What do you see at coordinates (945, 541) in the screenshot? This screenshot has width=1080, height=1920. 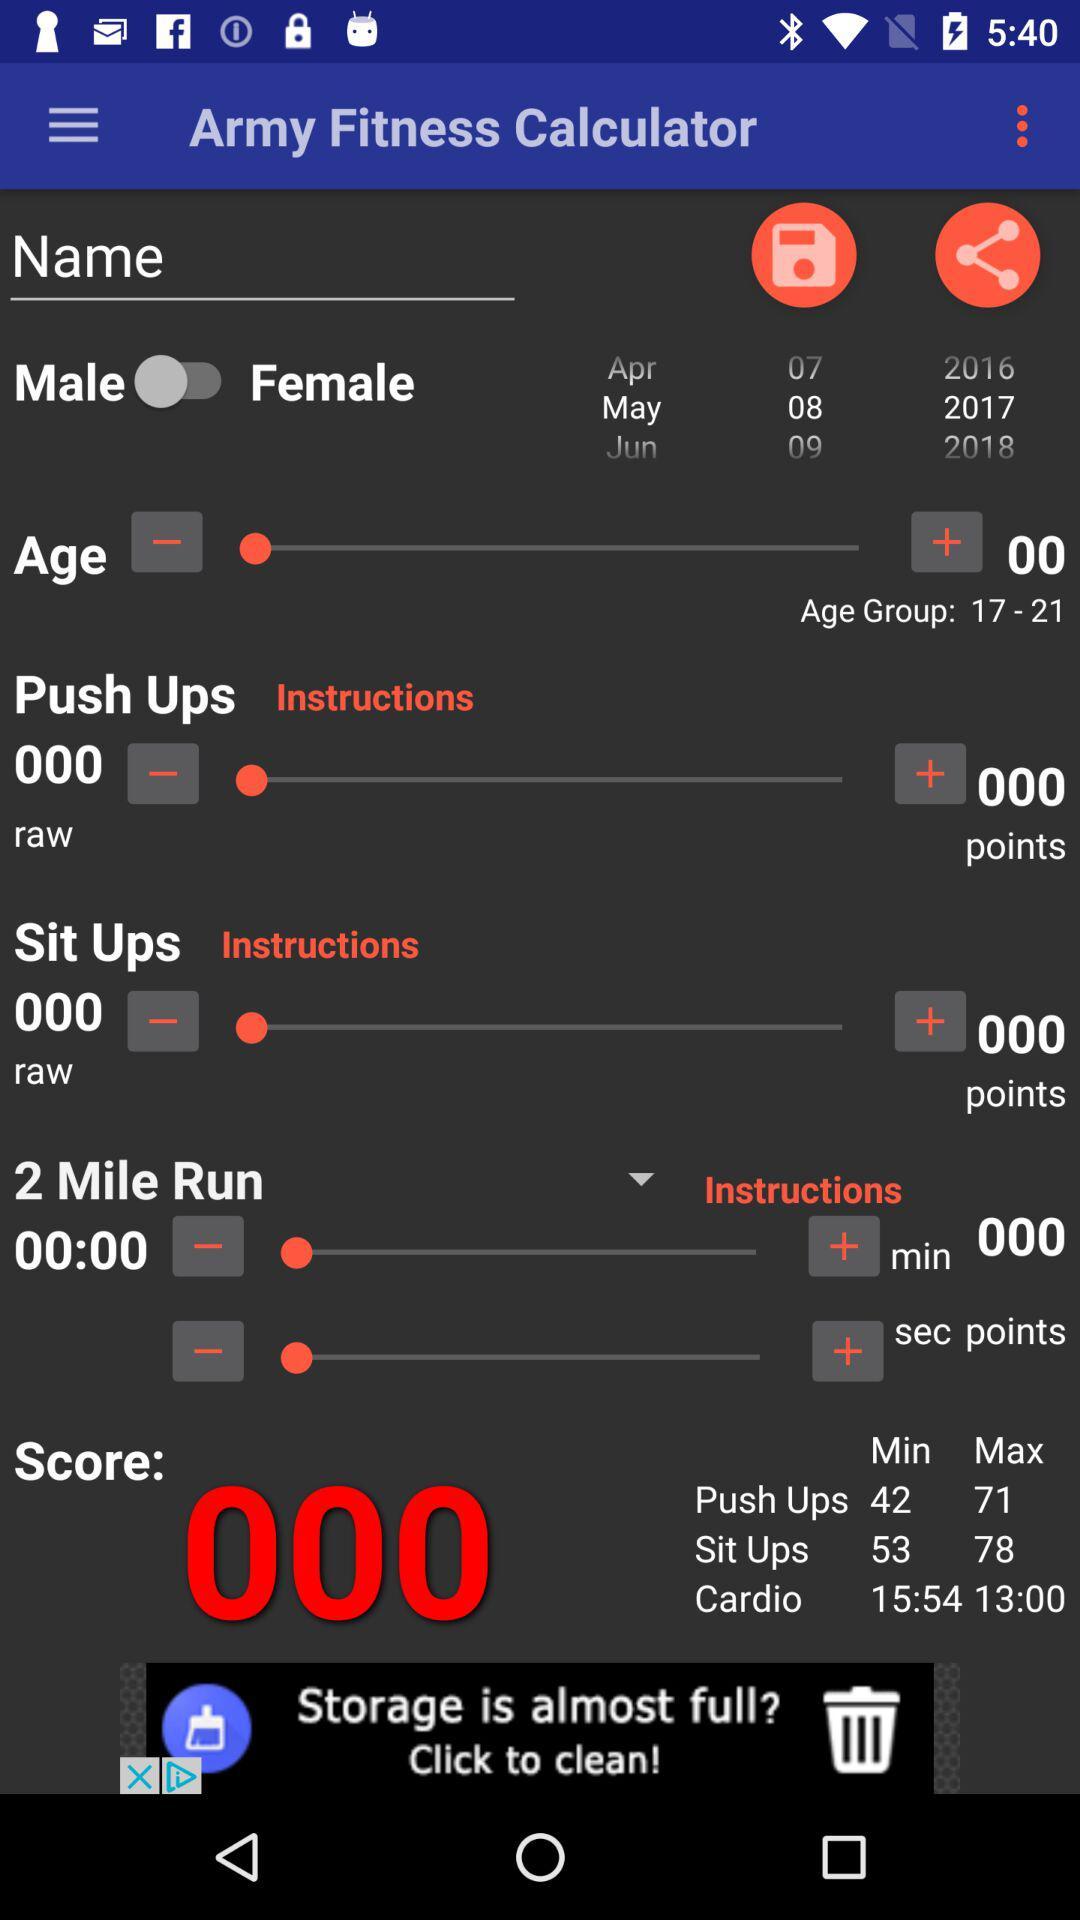 I see `the add icon` at bounding box center [945, 541].